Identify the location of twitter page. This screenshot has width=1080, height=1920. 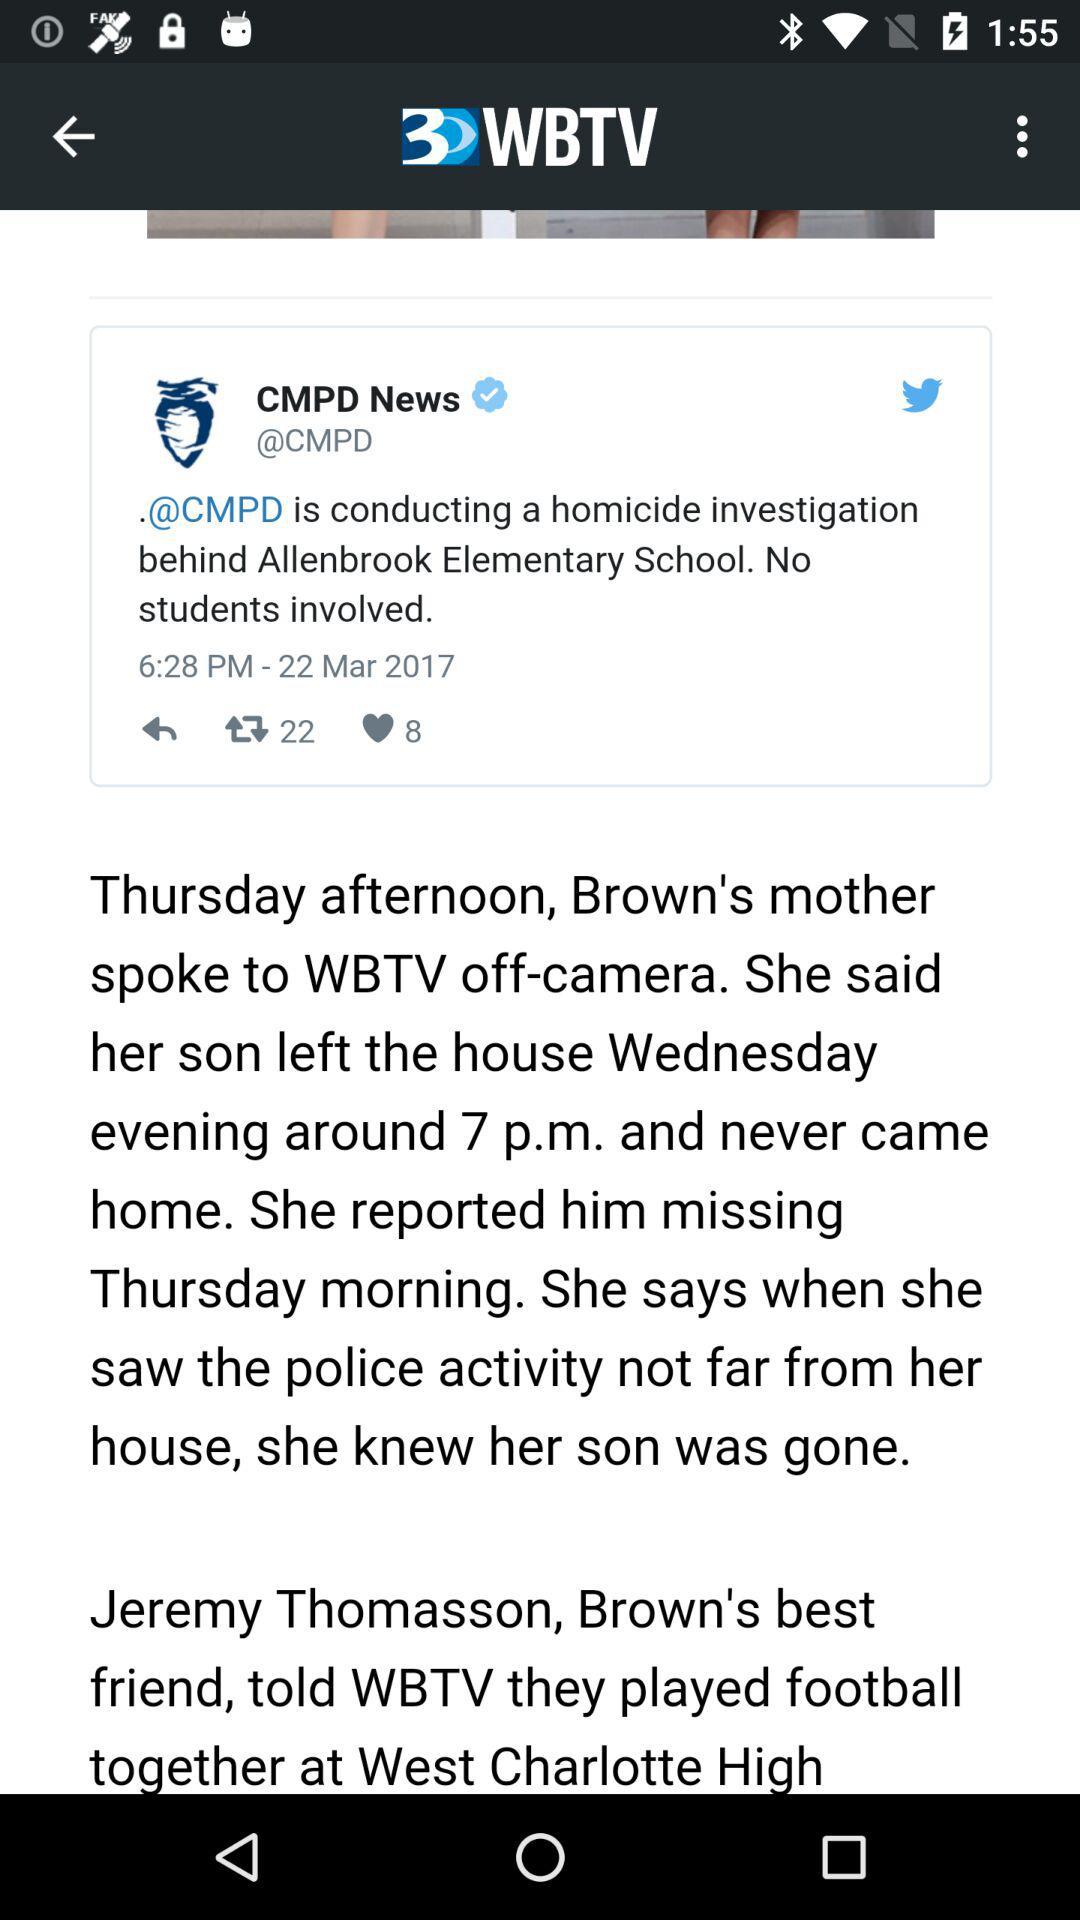
(540, 1002).